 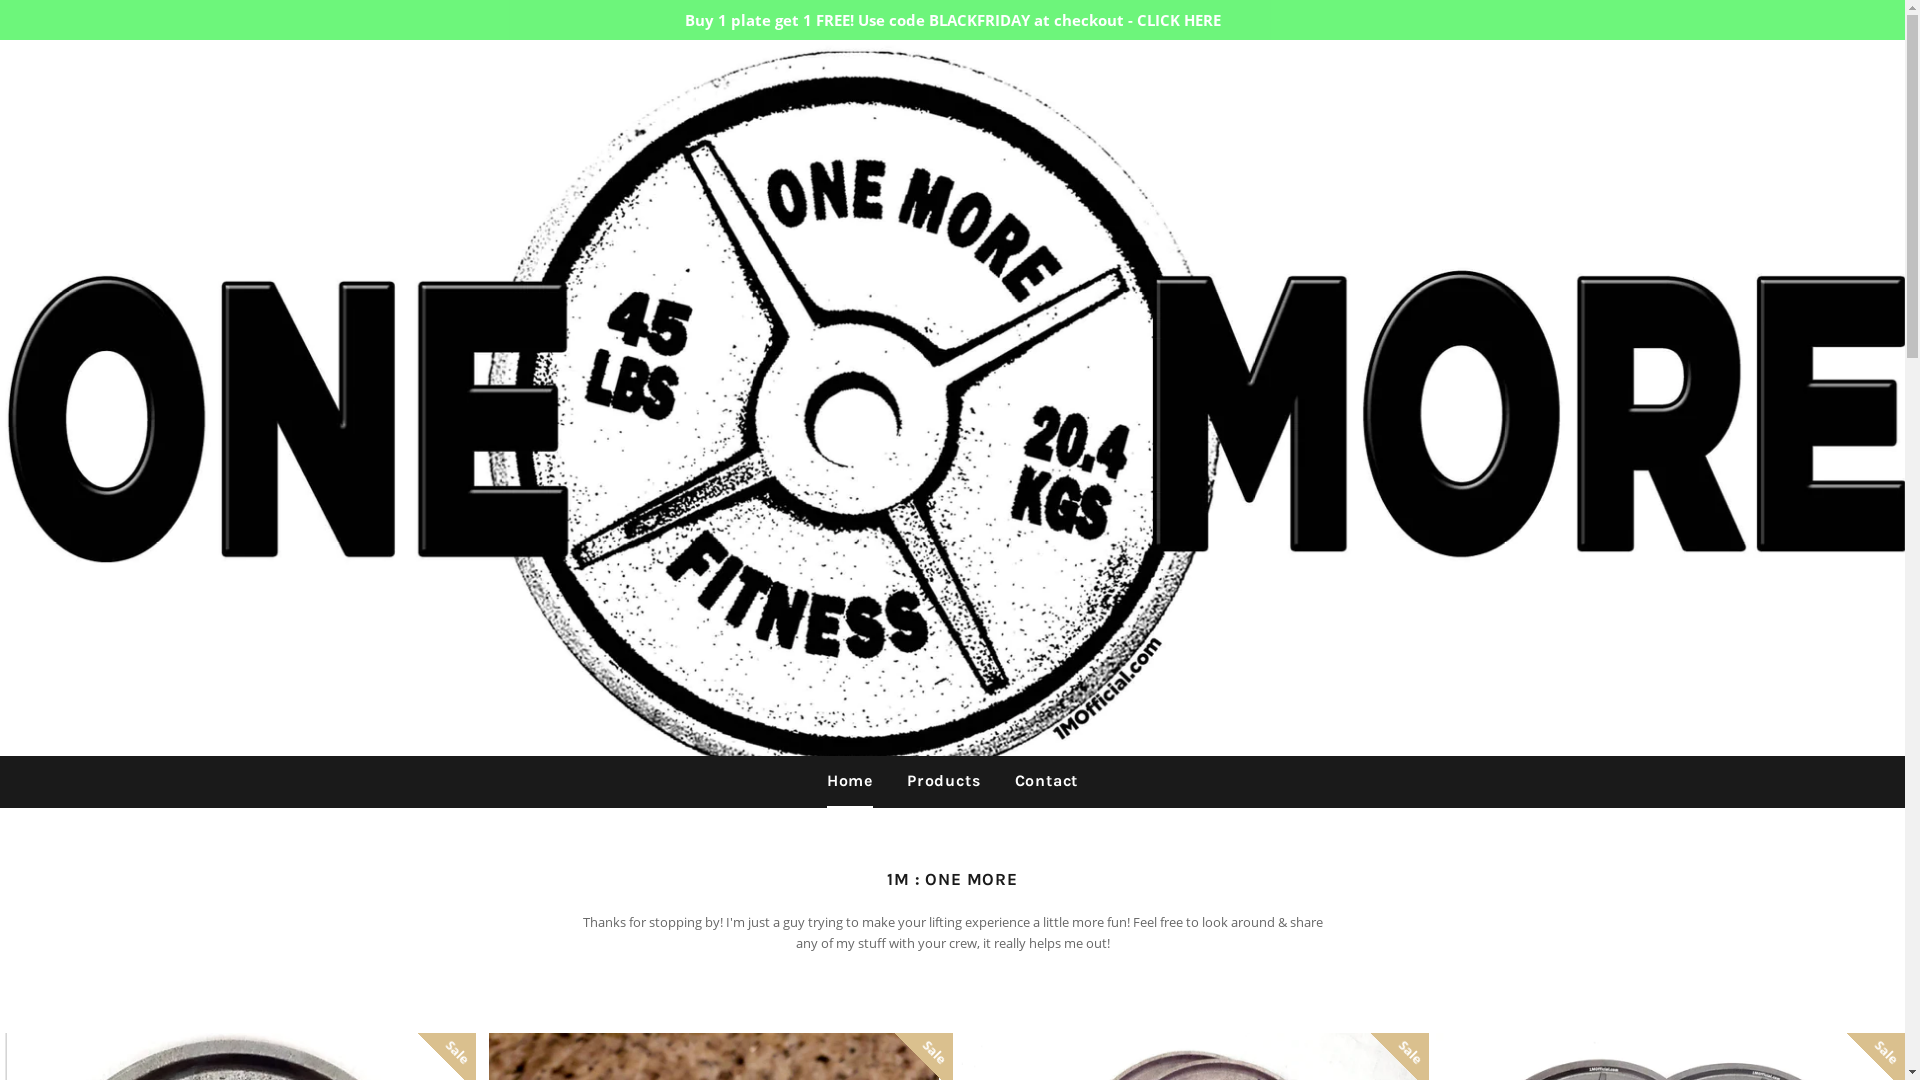 I want to click on 'Cart', so click(x=1871, y=71).